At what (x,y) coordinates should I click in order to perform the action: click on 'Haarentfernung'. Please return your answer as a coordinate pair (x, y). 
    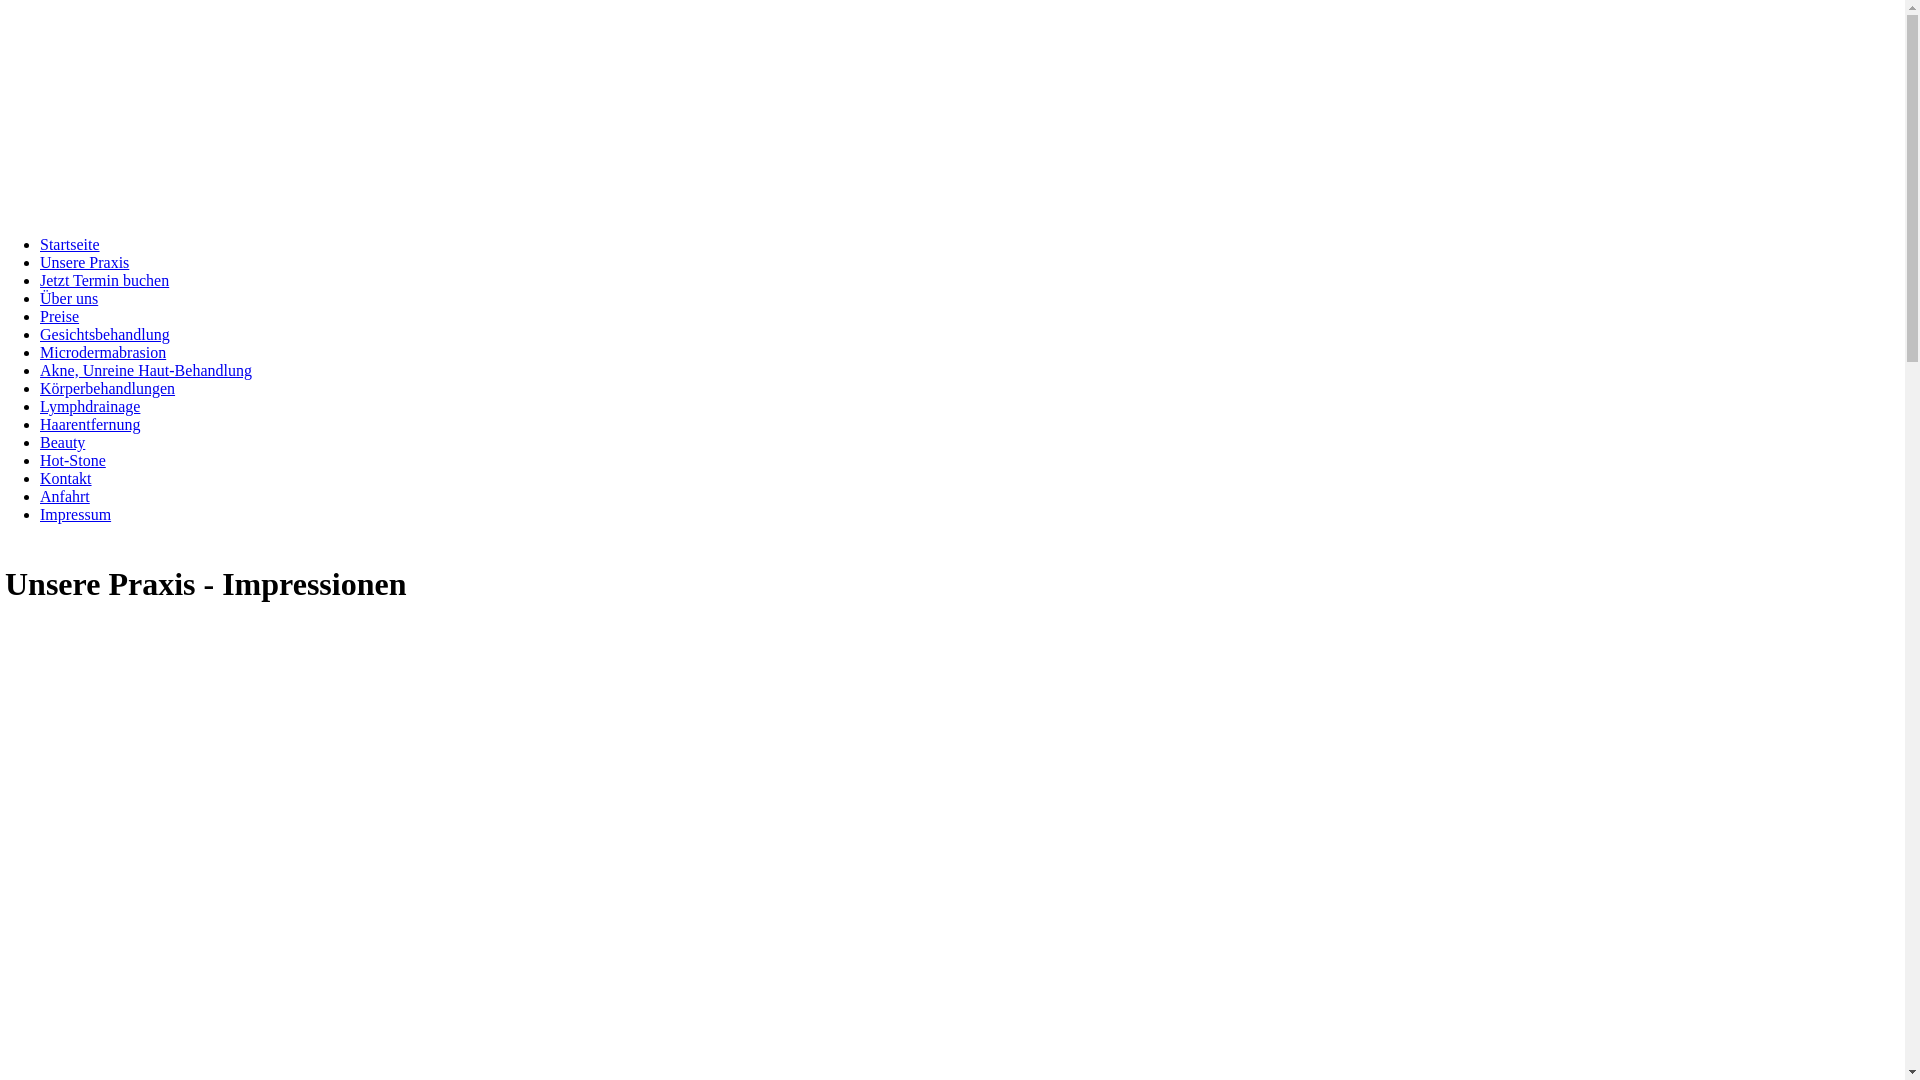
    Looking at the image, I should click on (89, 423).